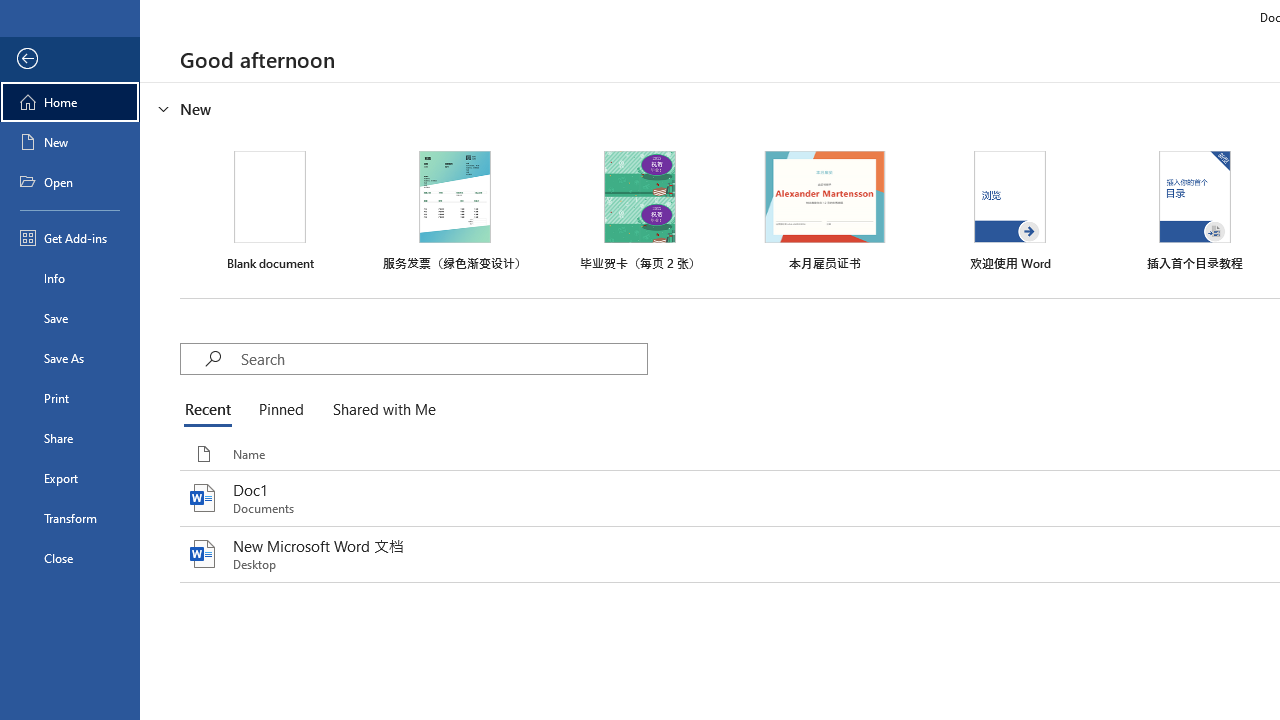 This screenshot has width=1280, height=720. What do you see at coordinates (442, 357) in the screenshot?
I see `'Search'` at bounding box center [442, 357].